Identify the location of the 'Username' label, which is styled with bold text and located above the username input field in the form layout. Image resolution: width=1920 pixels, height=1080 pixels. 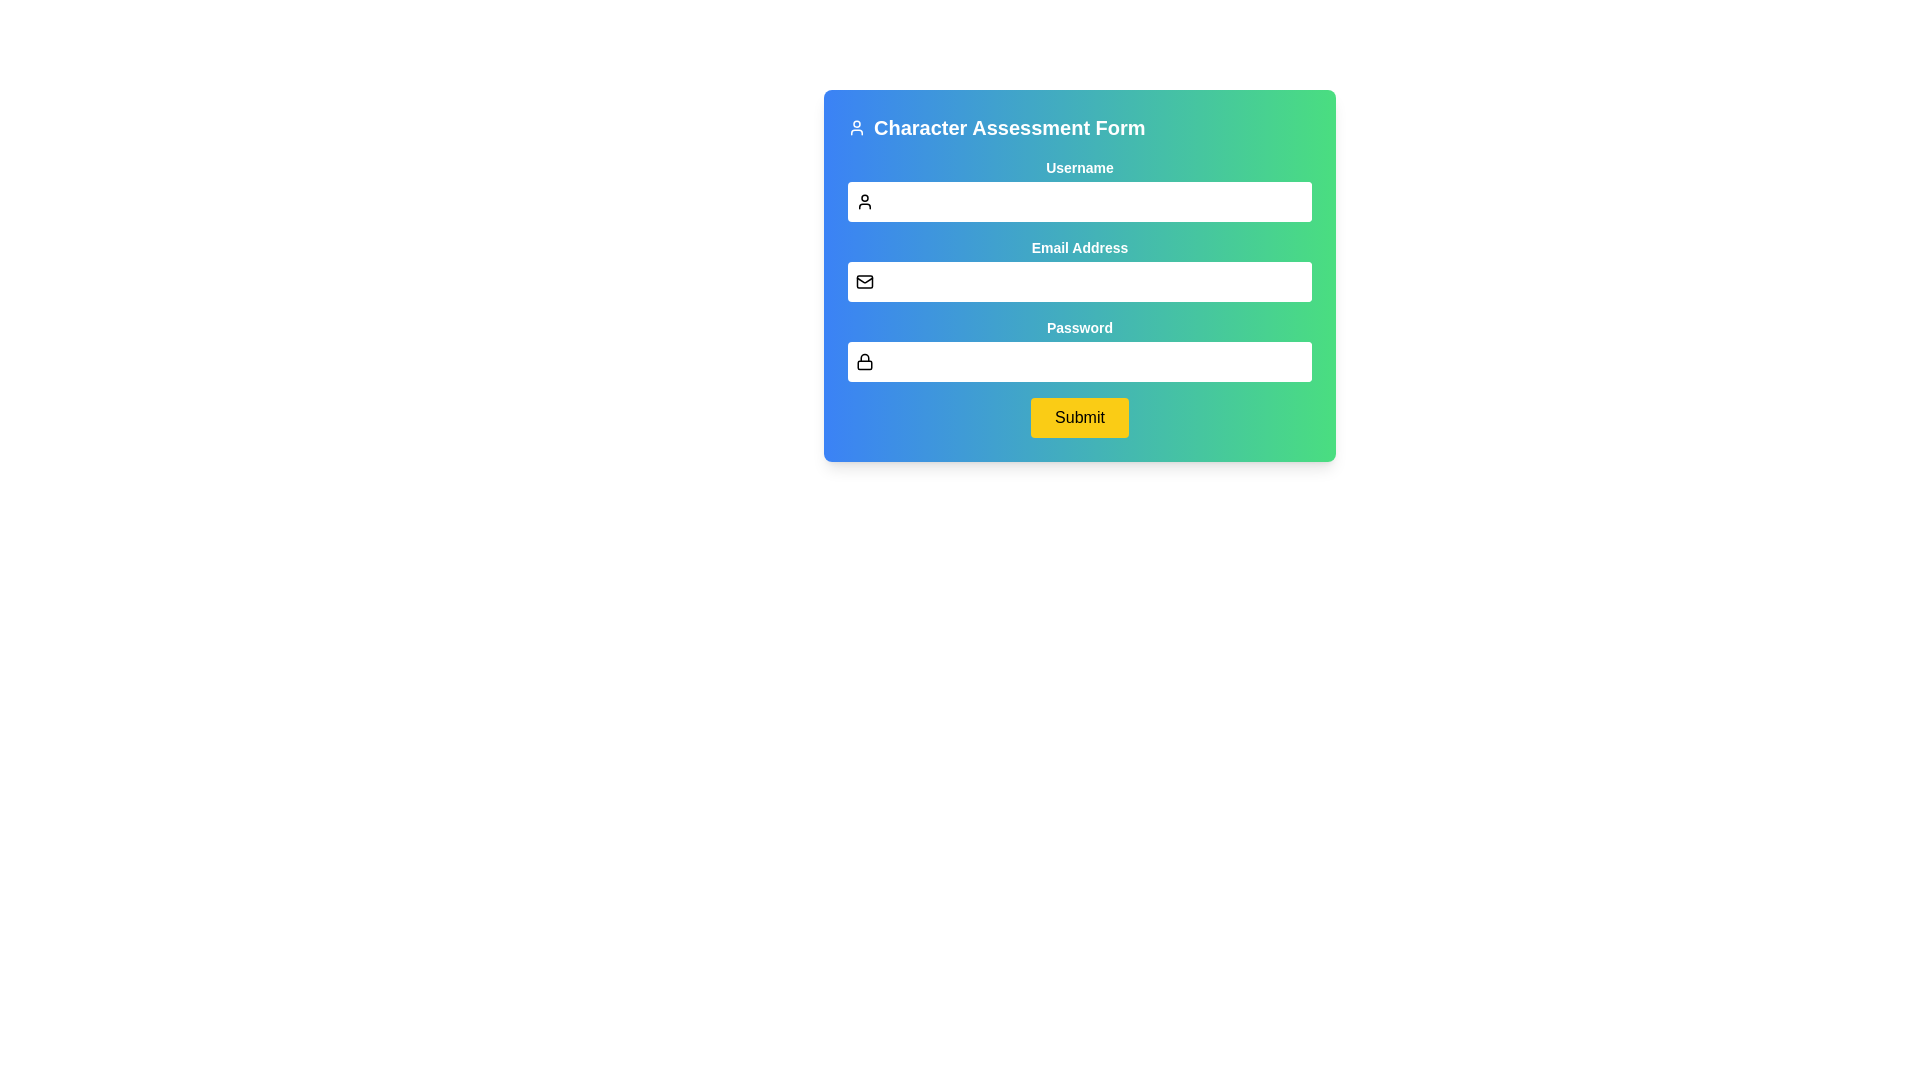
(1079, 167).